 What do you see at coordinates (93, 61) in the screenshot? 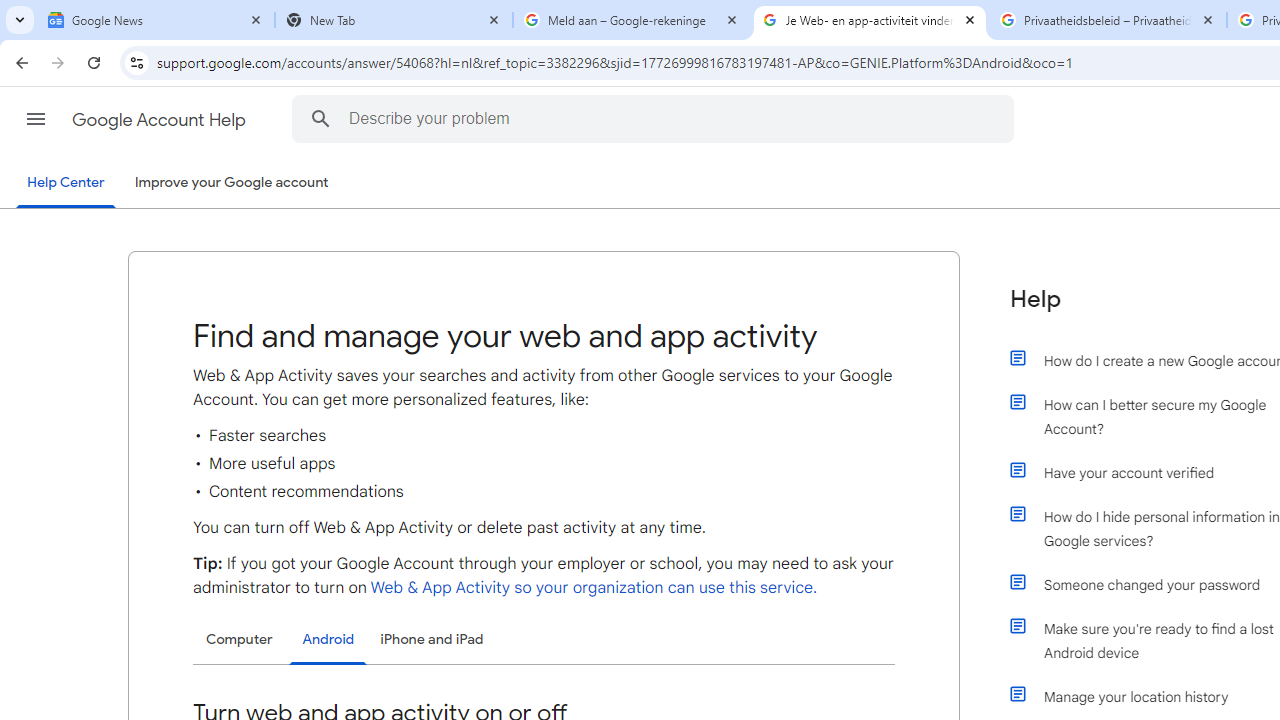
I see `'Reload'` at bounding box center [93, 61].